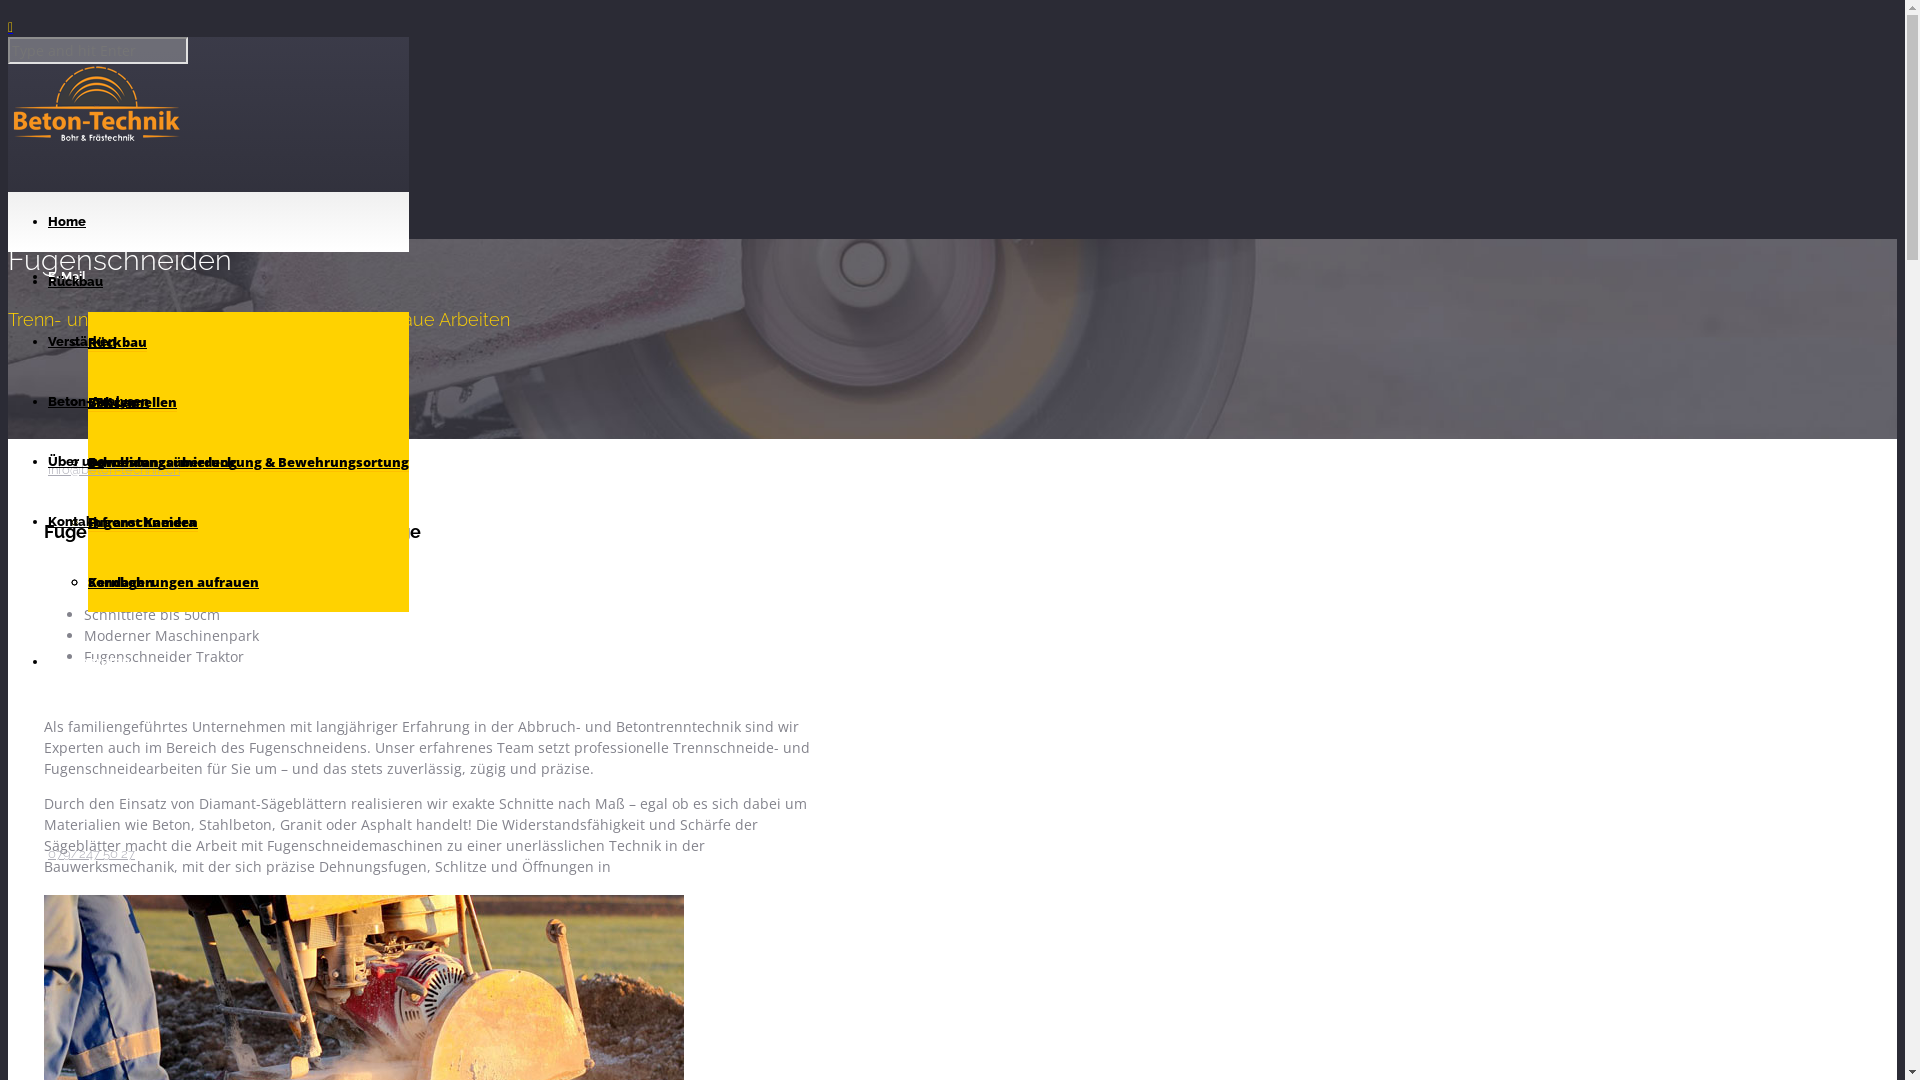 This screenshot has height=1080, width=1920. I want to click on 'Skip to Content', so click(57, 24).